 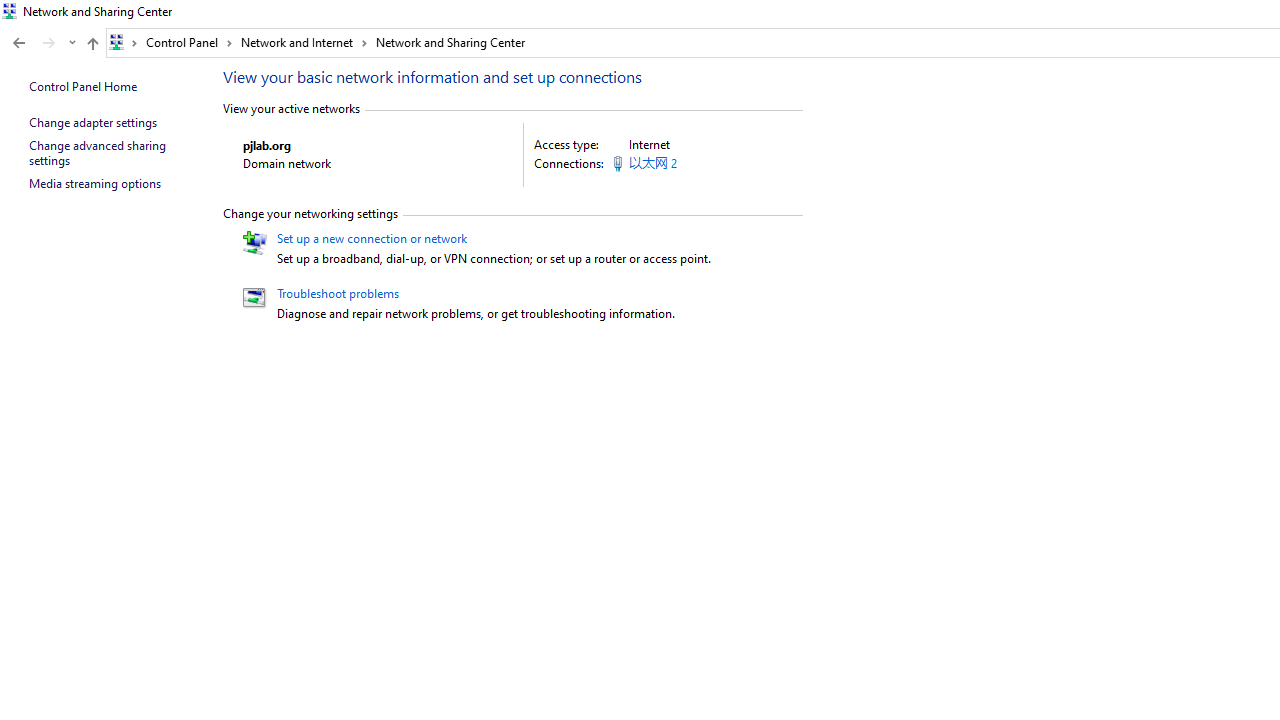 What do you see at coordinates (337, 293) in the screenshot?
I see `'Troubleshoot problems'` at bounding box center [337, 293].